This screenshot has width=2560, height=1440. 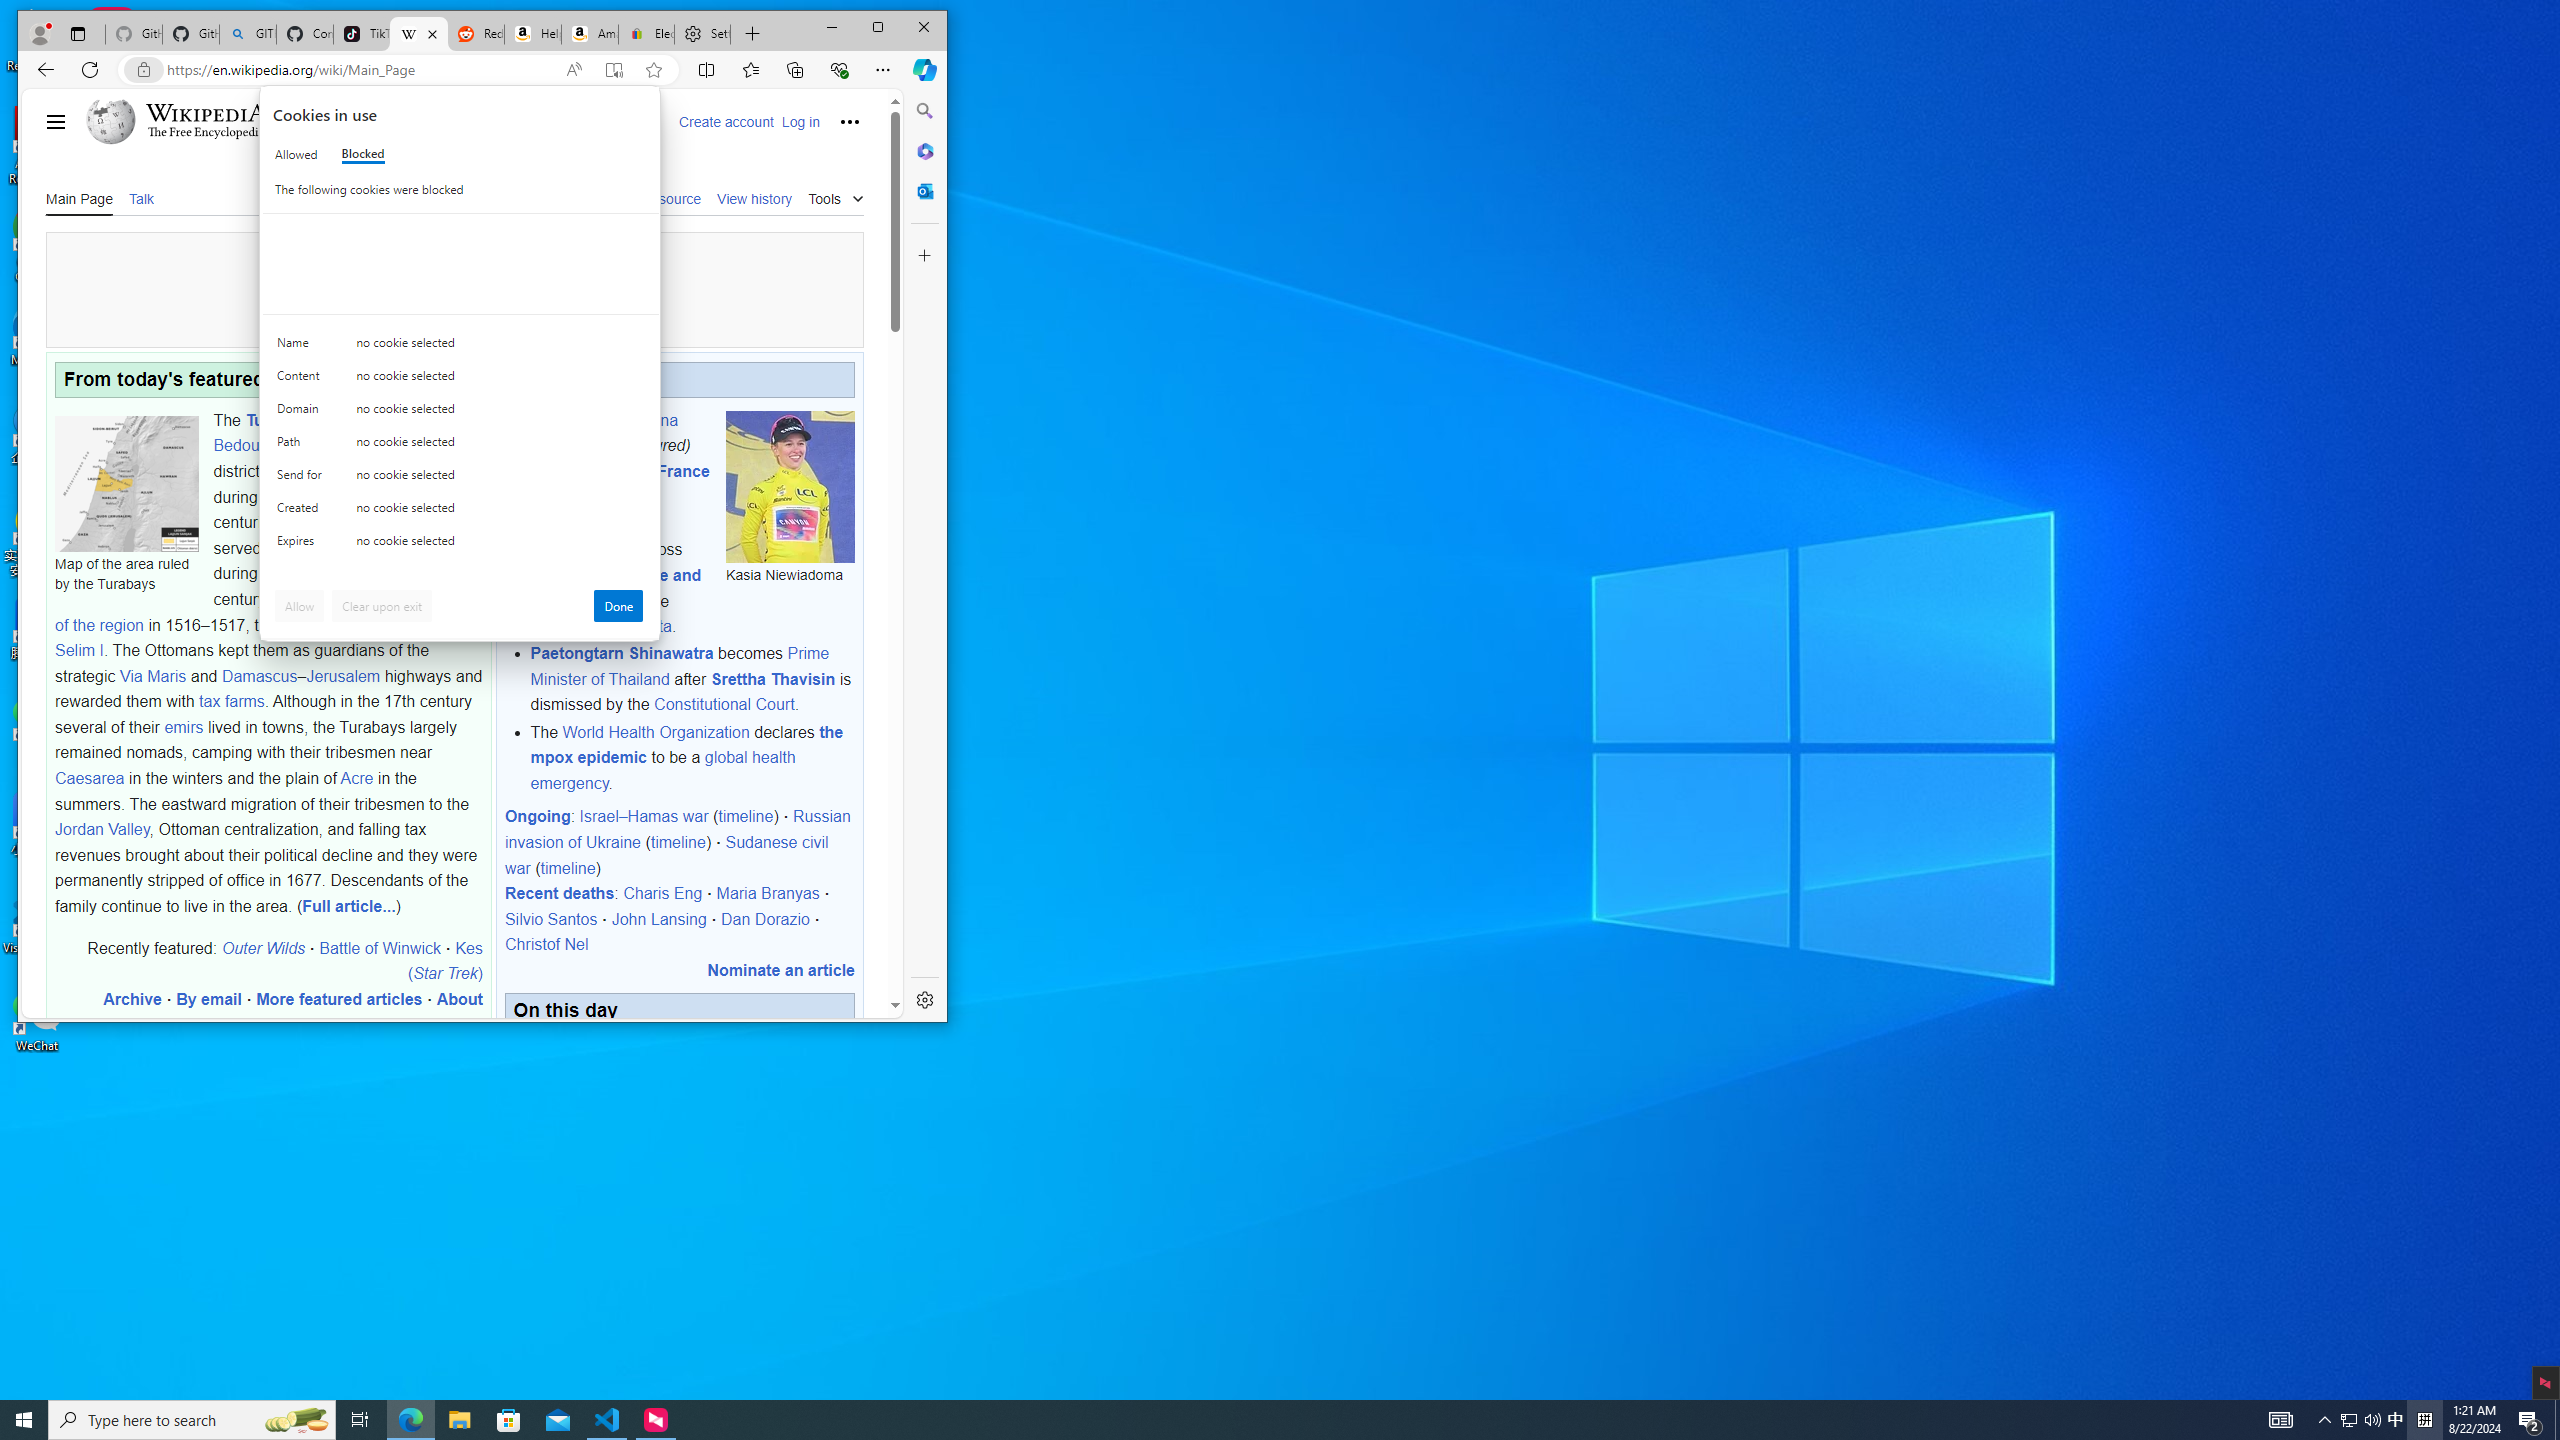 What do you see at coordinates (2396, 1418) in the screenshot?
I see `'Notification Chevron'` at bounding box center [2396, 1418].